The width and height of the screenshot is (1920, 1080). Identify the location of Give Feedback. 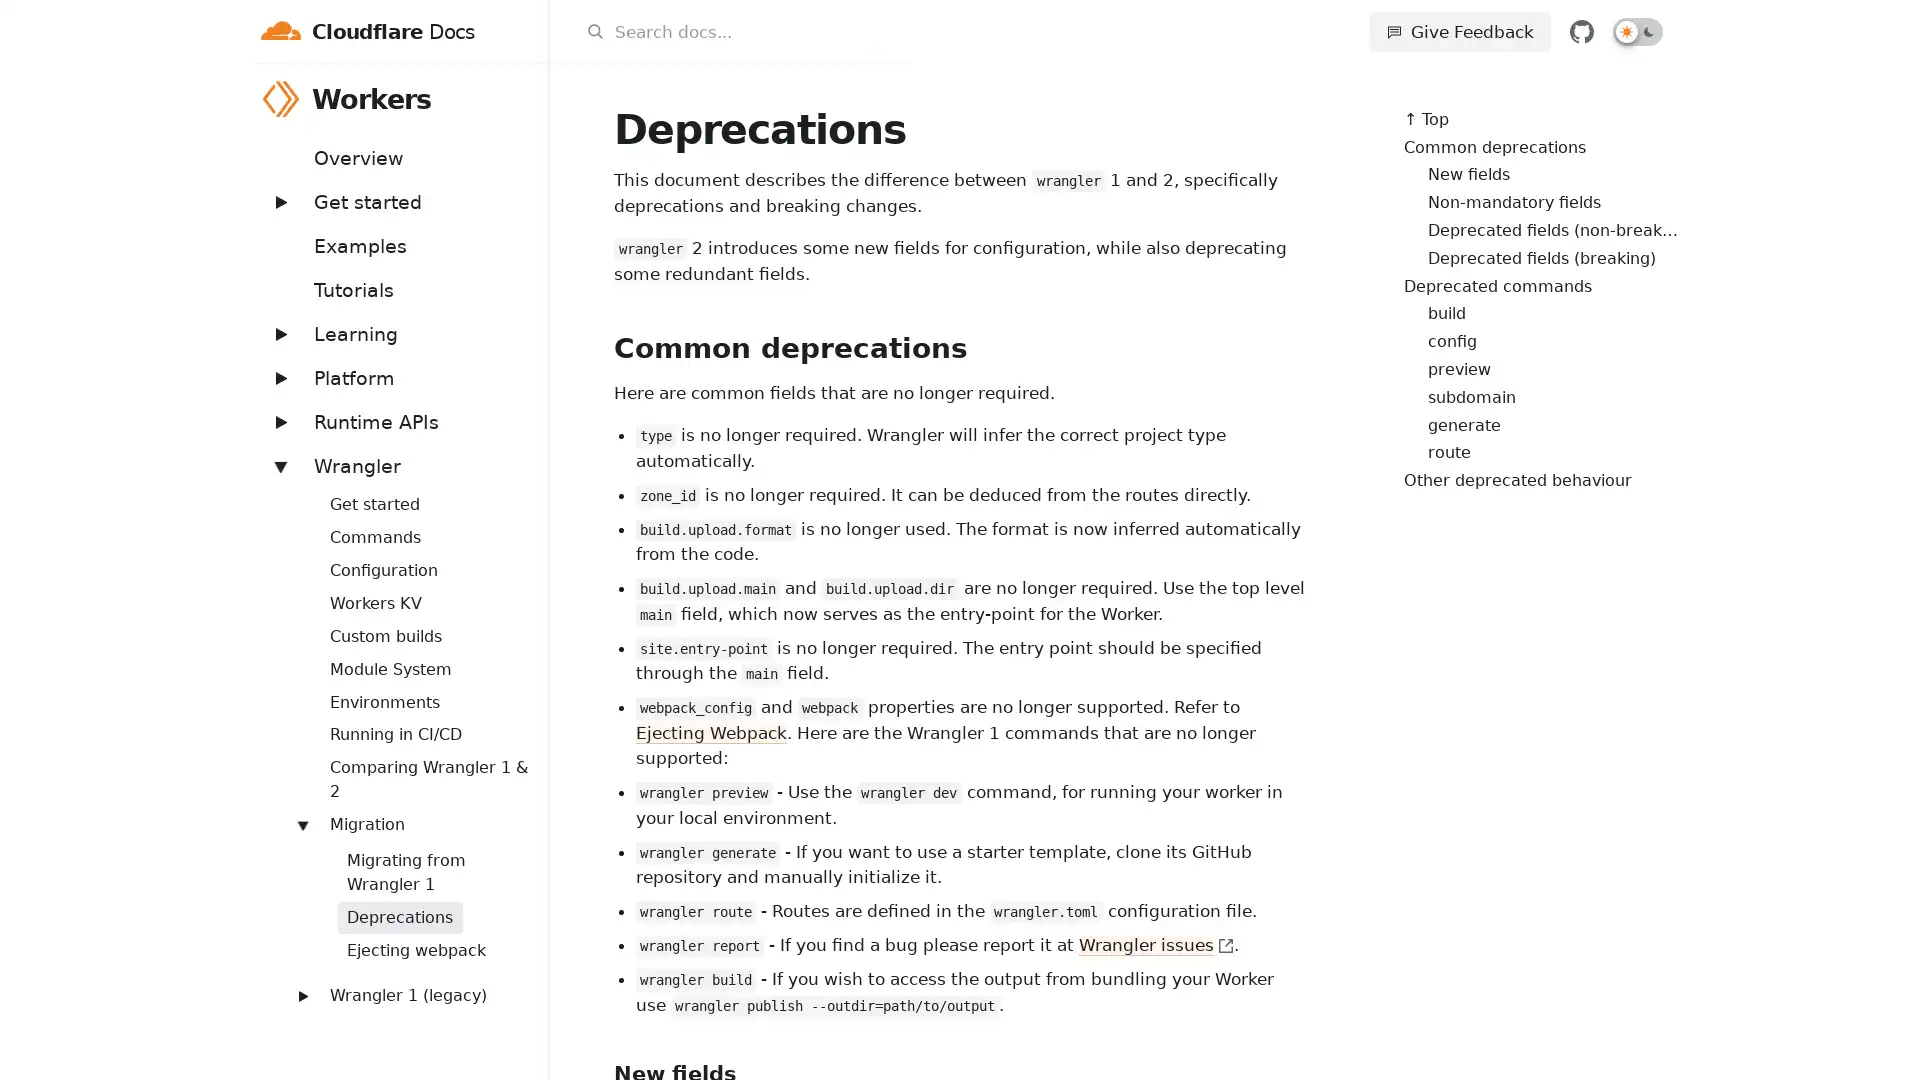
(1459, 31).